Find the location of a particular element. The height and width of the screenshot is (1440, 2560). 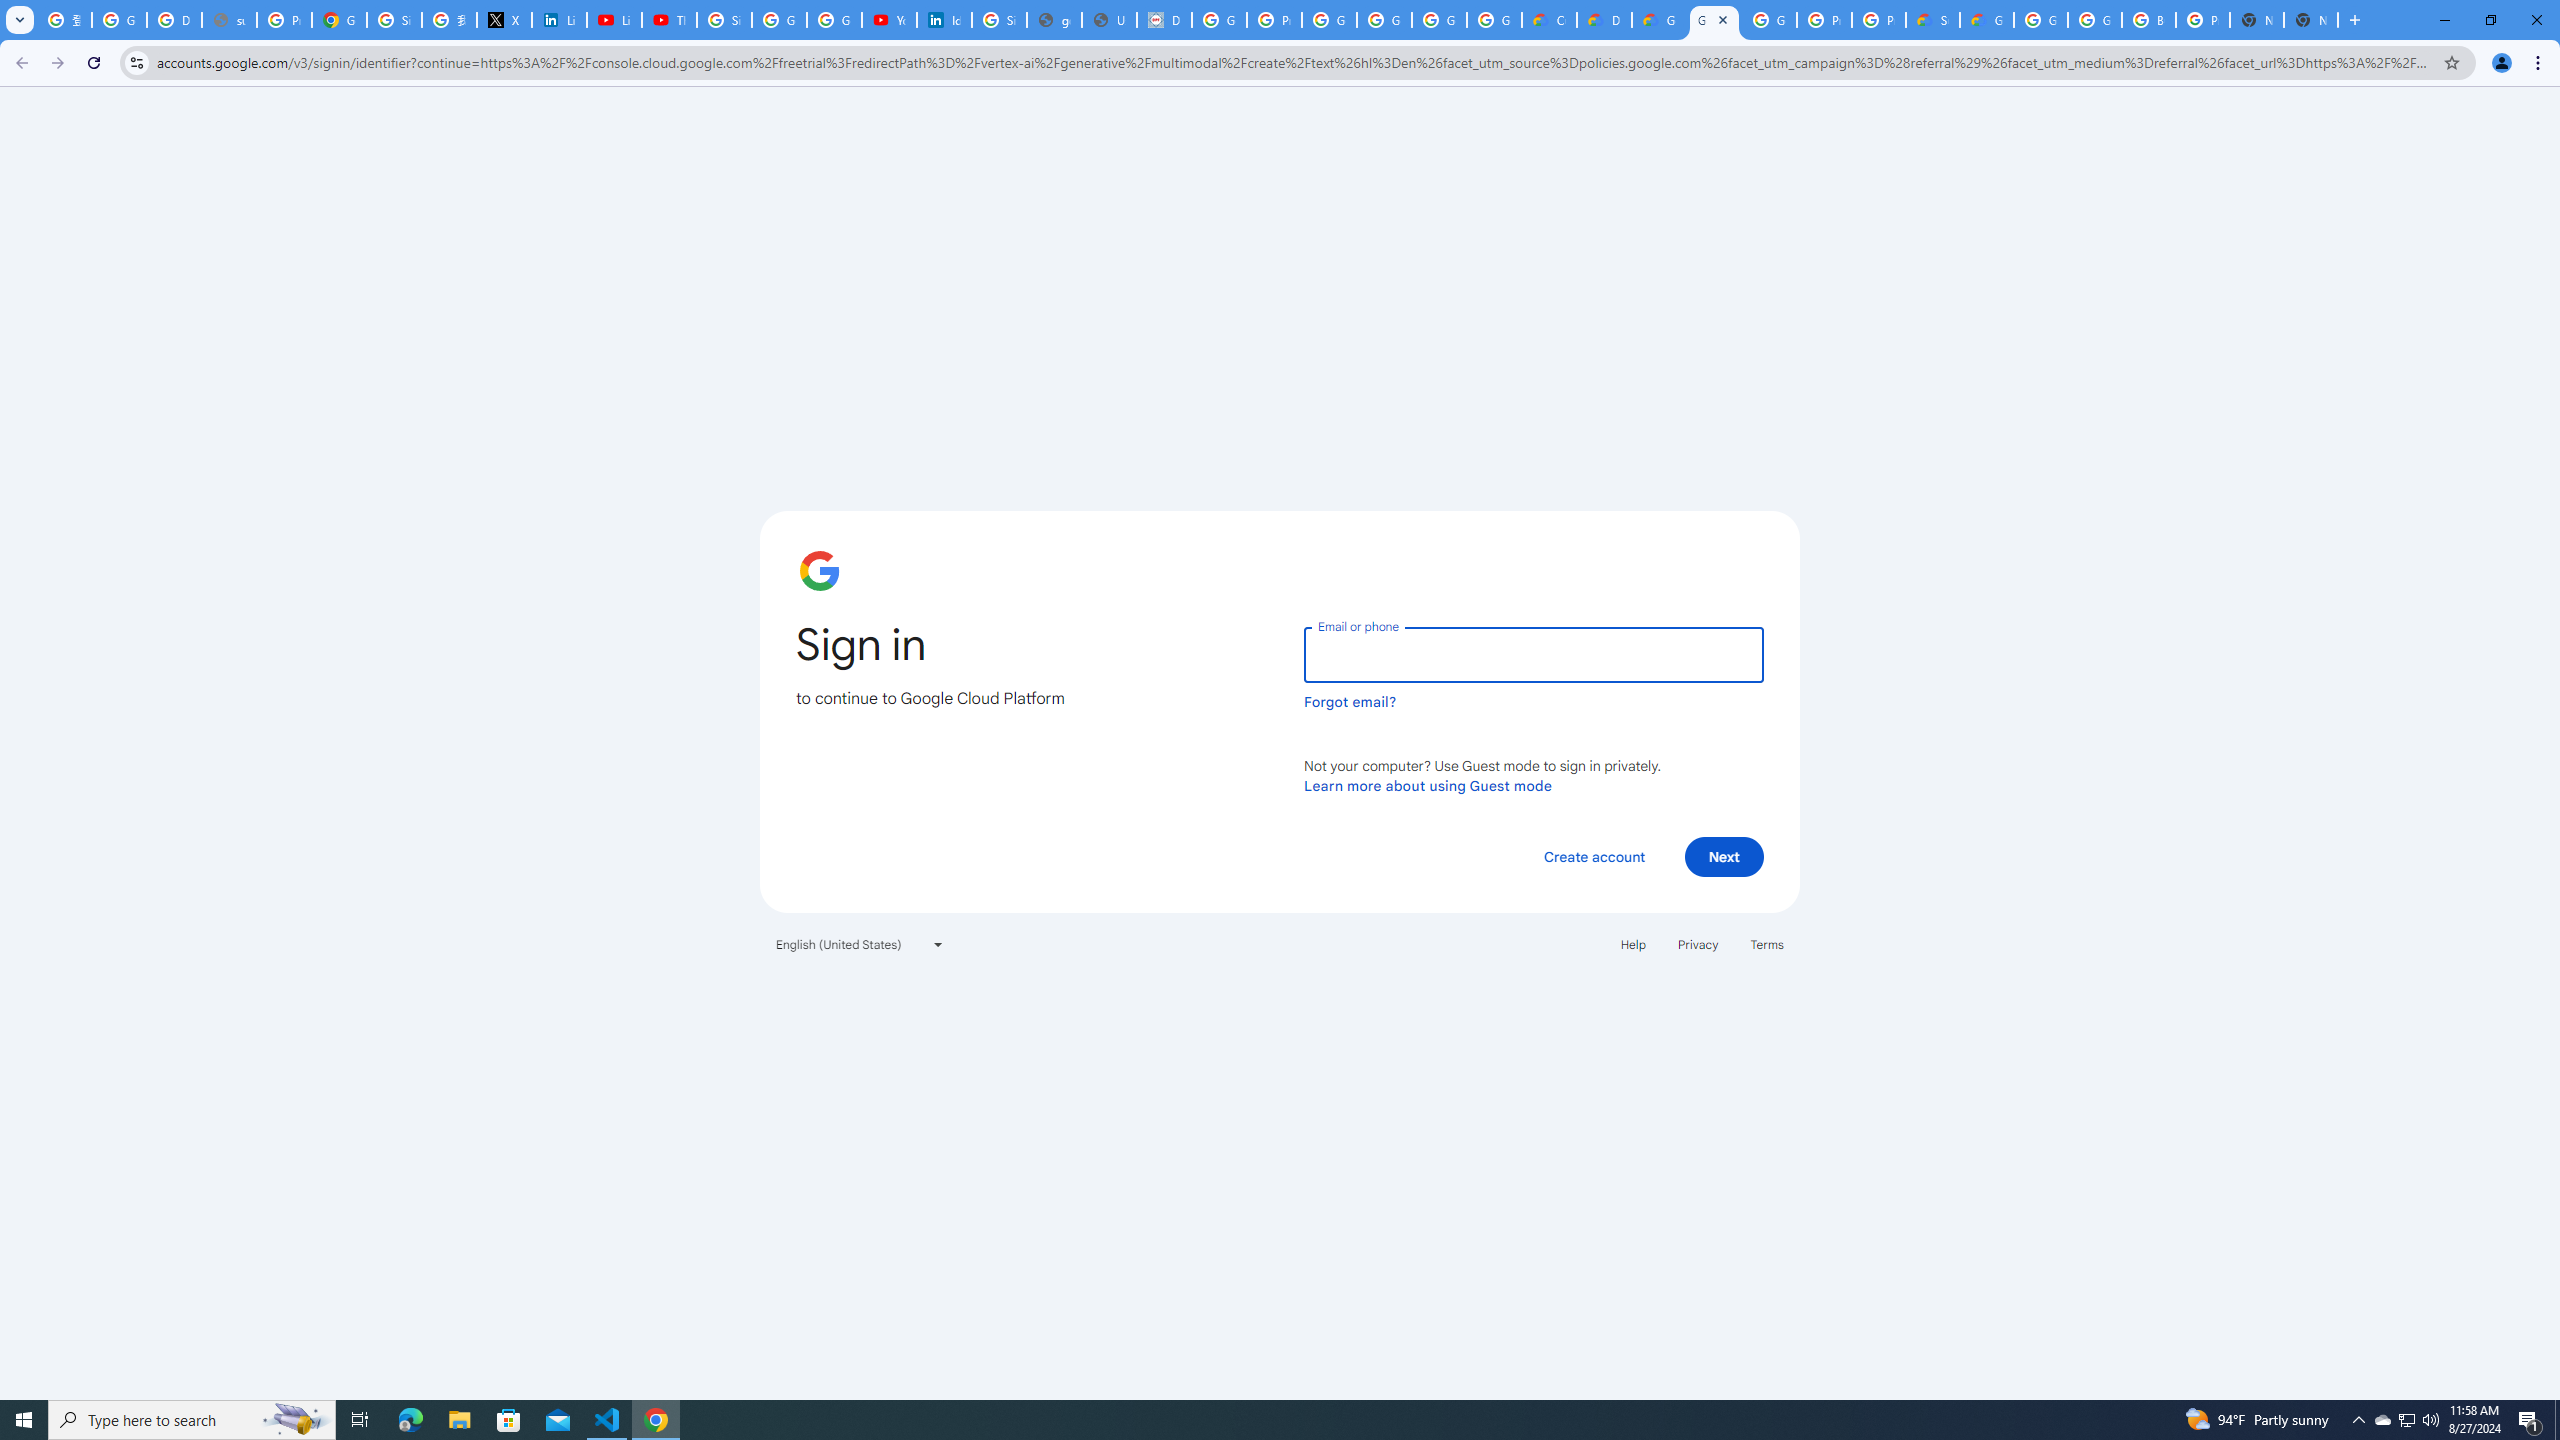

'X' is located at coordinates (504, 19).